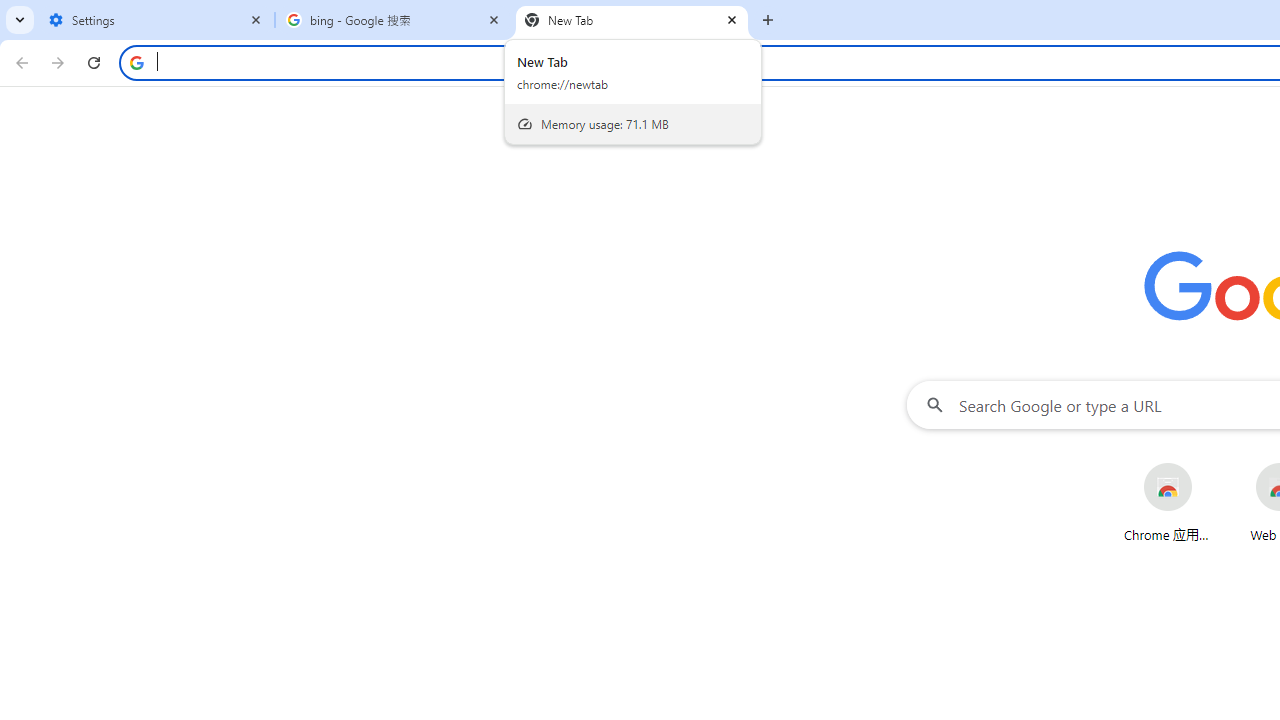 The width and height of the screenshot is (1280, 720). Describe the element at coordinates (631, 20) in the screenshot. I see `'New Tab'` at that location.